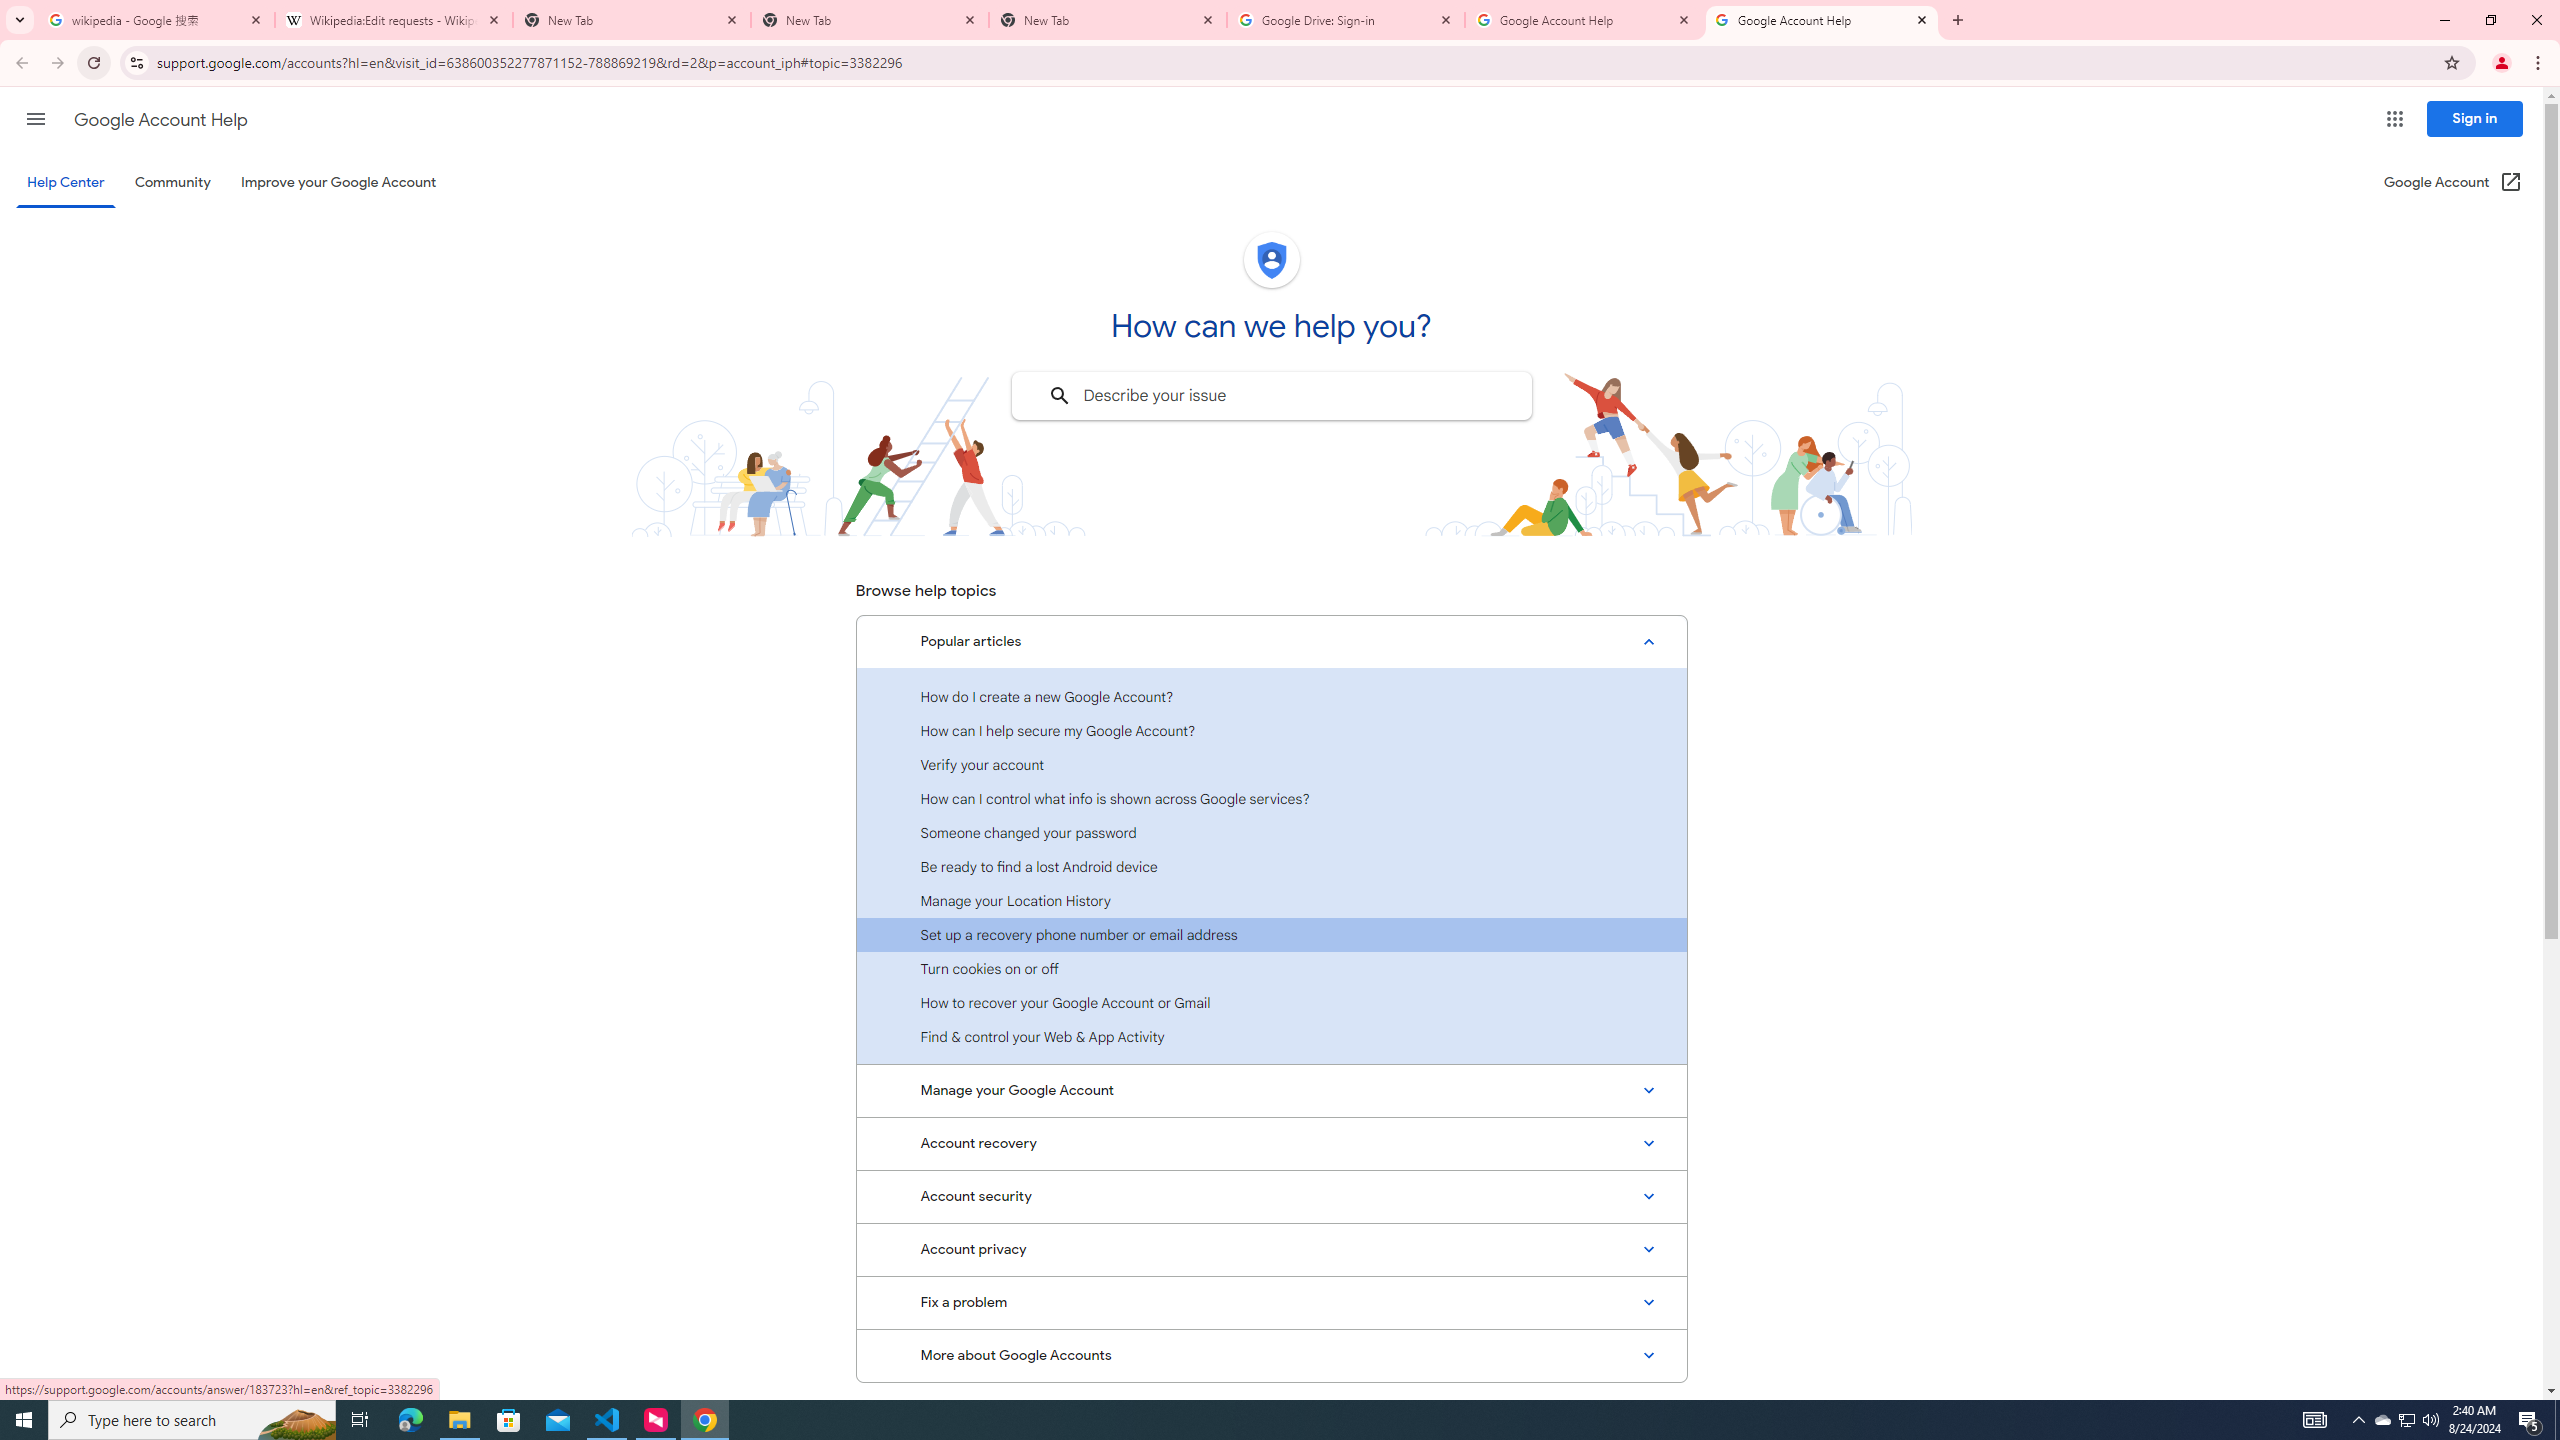 The width and height of the screenshot is (2560, 1440). Describe the element at coordinates (1271, 968) in the screenshot. I see `'Turn cookies on or off'` at that location.